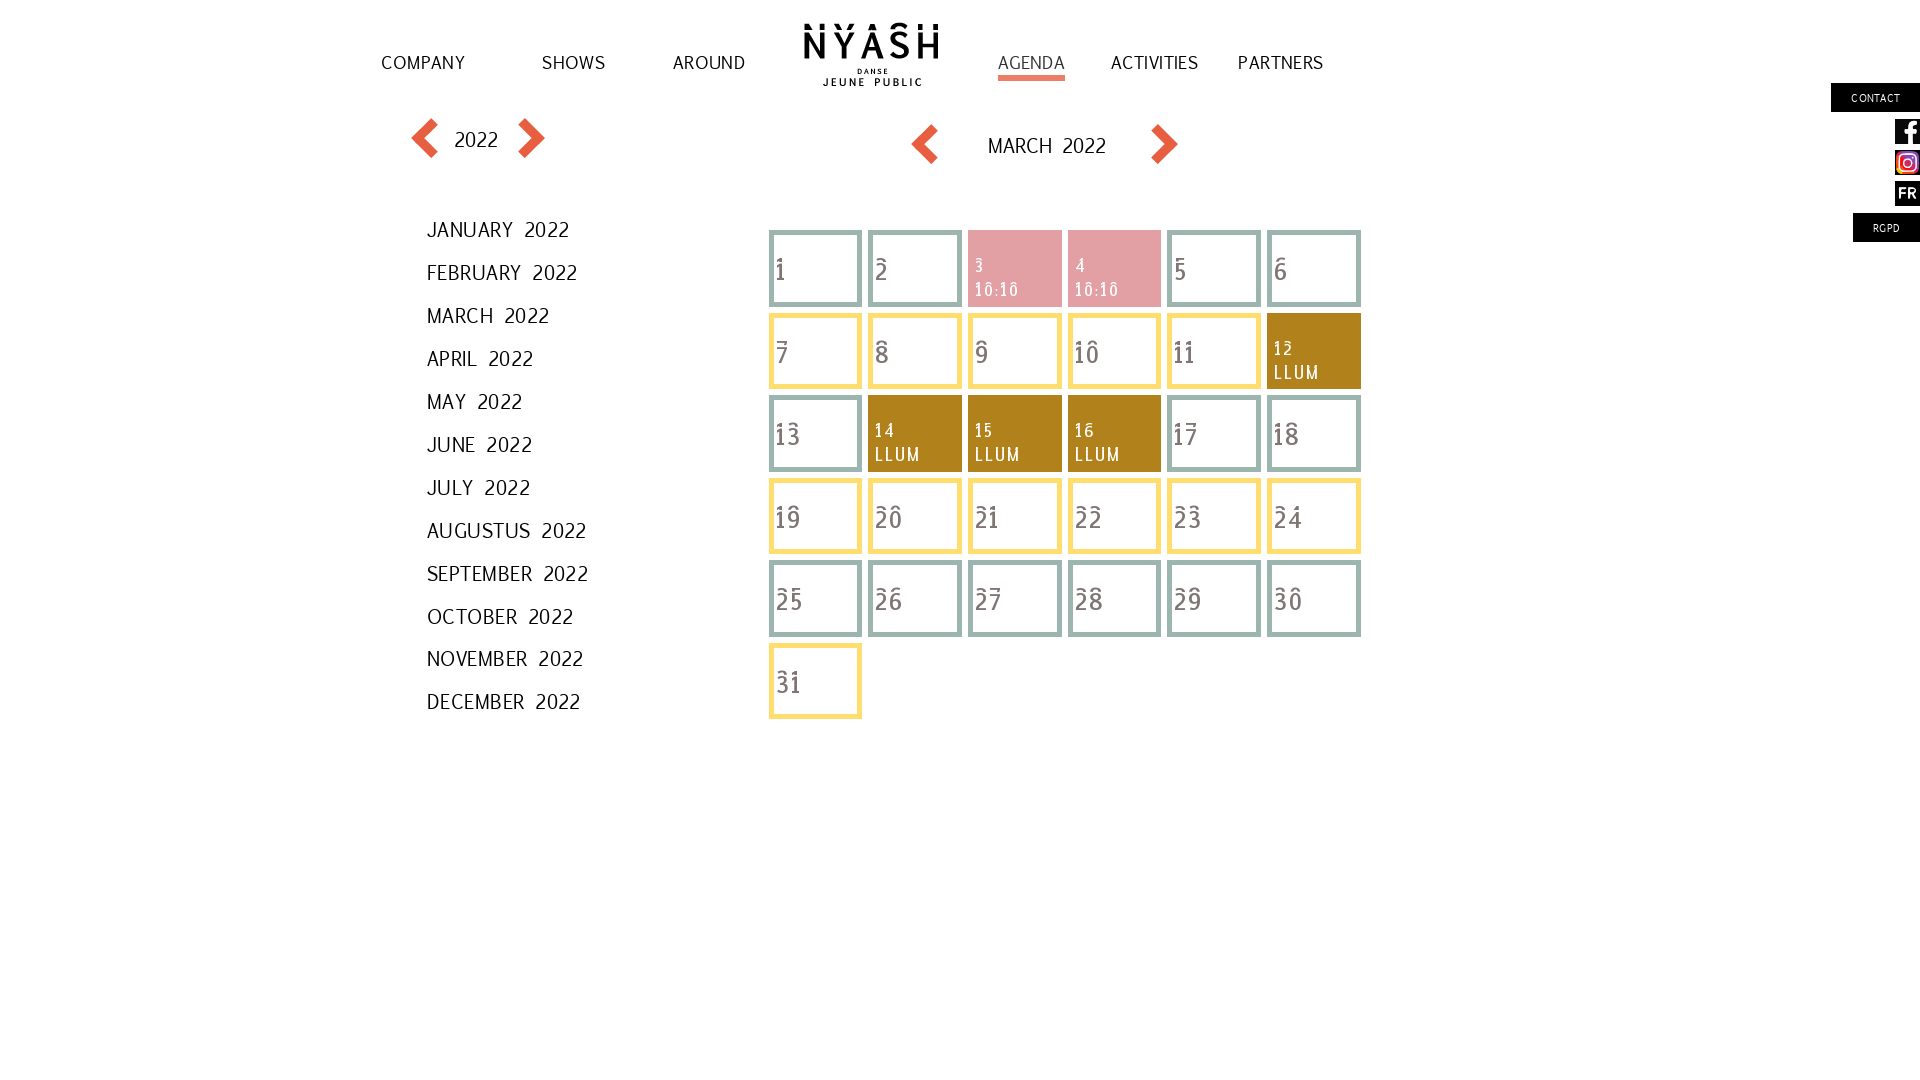  What do you see at coordinates (500, 614) in the screenshot?
I see `'OCTOBER 2022'` at bounding box center [500, 614].